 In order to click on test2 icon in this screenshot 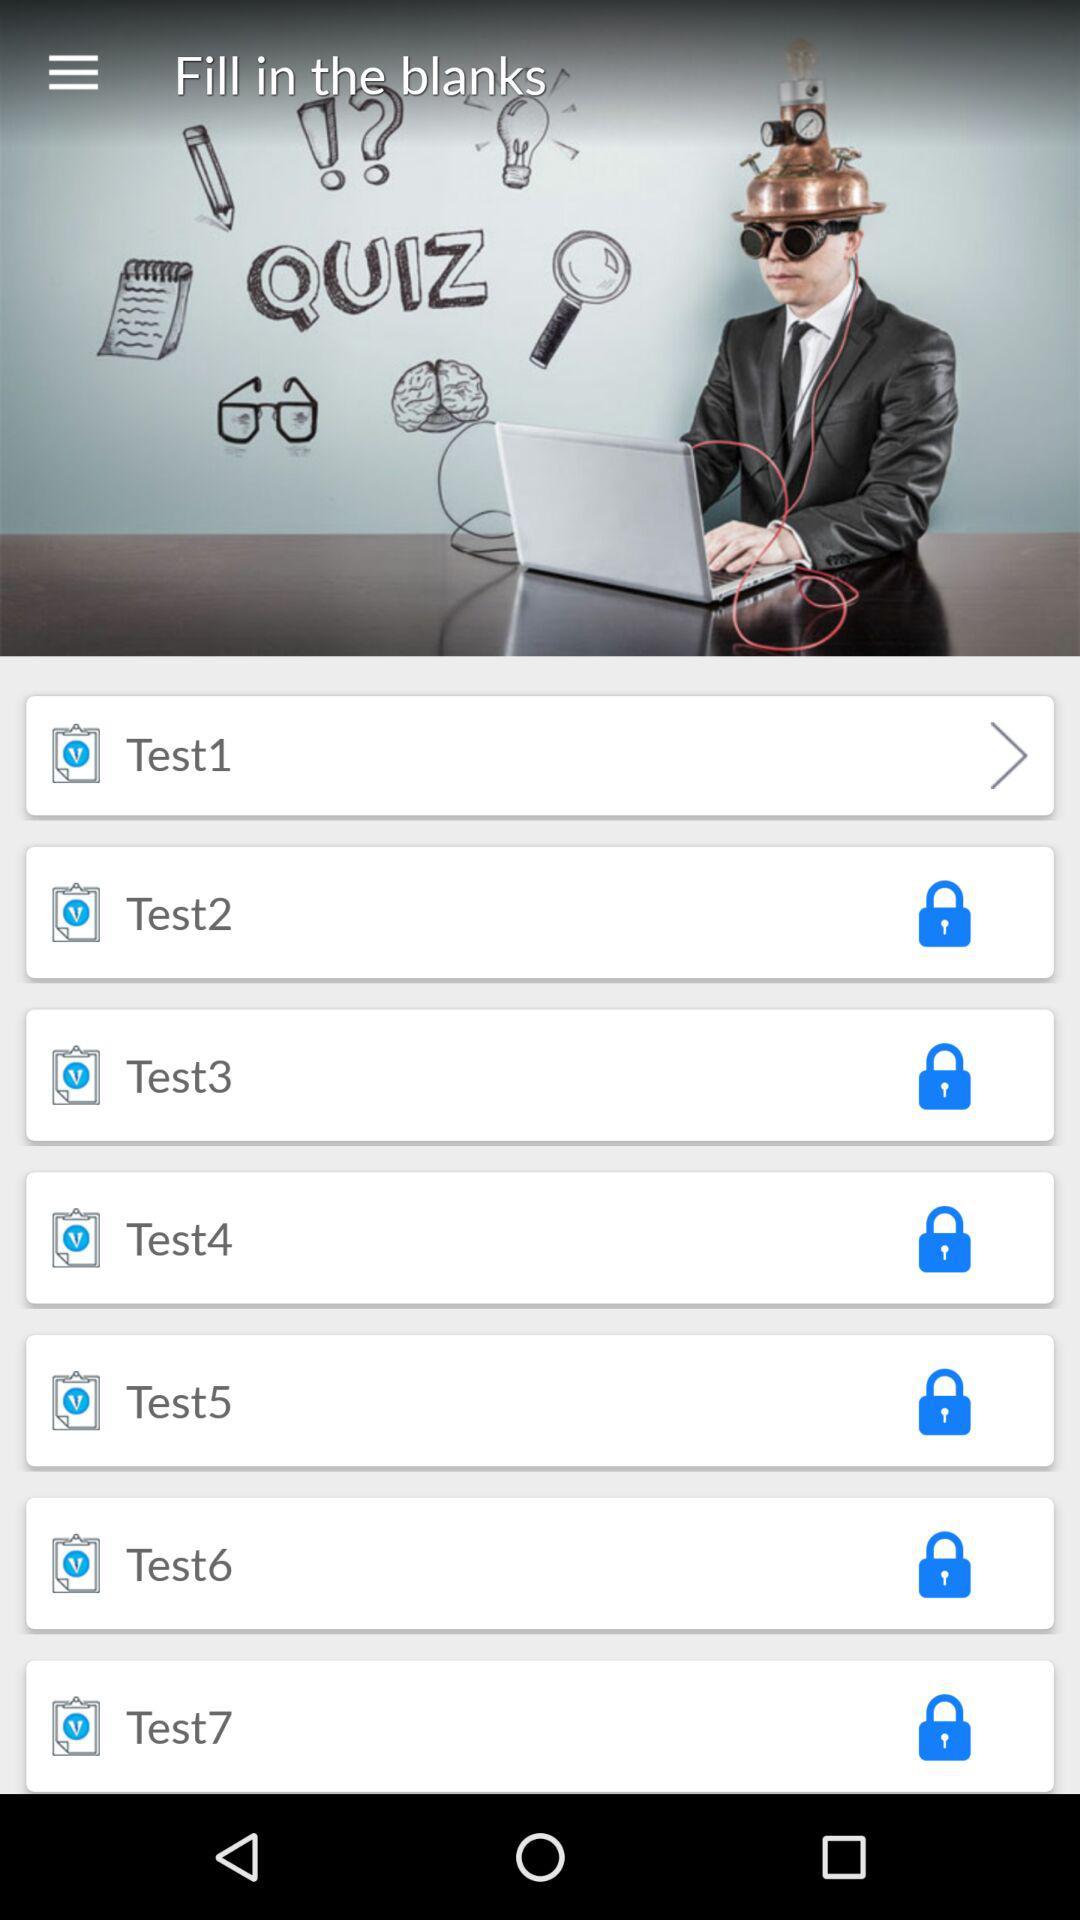, I will do `click(178, 911)`.